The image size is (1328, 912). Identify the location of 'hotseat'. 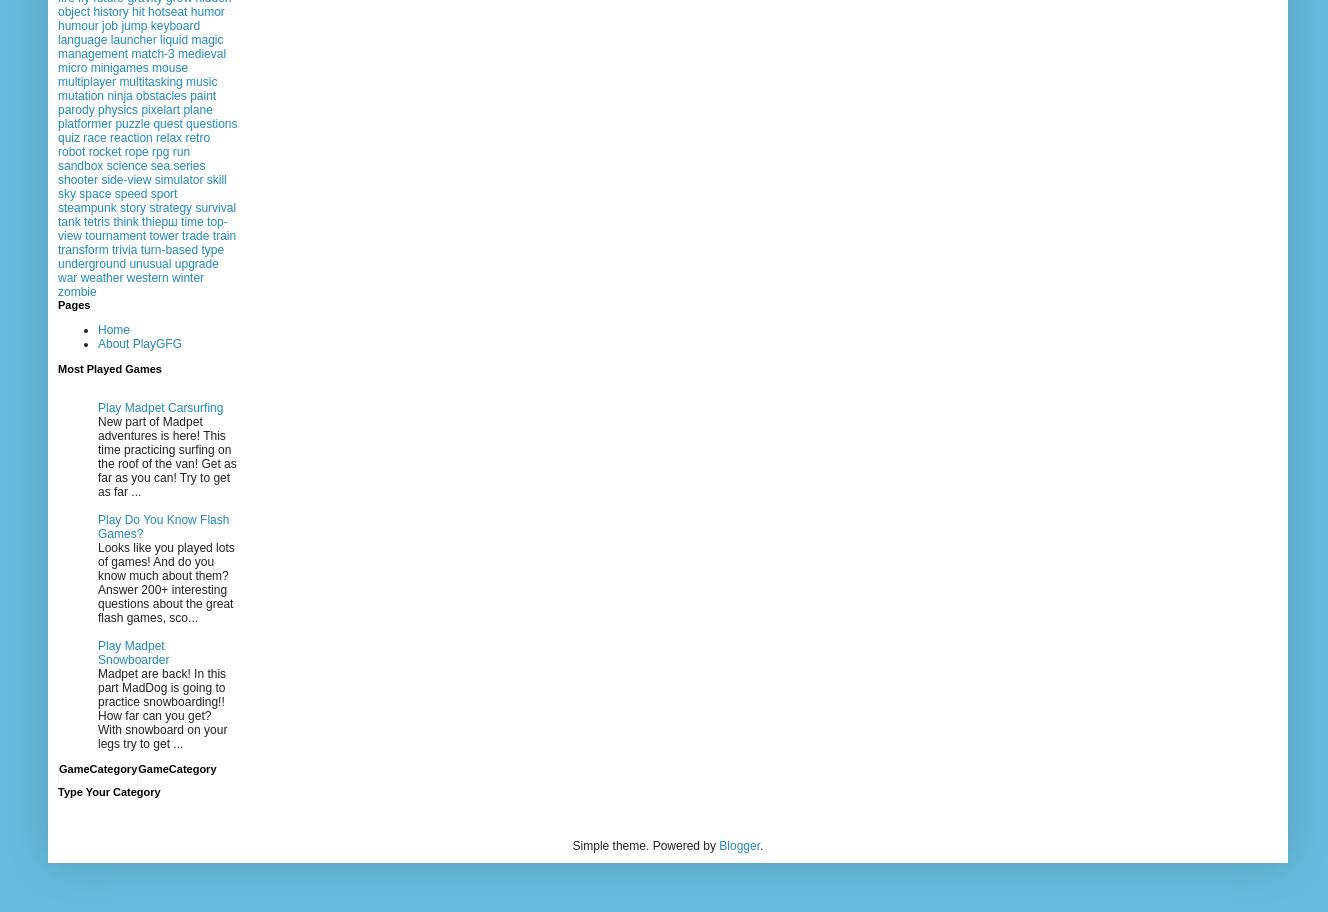
(167, 12).